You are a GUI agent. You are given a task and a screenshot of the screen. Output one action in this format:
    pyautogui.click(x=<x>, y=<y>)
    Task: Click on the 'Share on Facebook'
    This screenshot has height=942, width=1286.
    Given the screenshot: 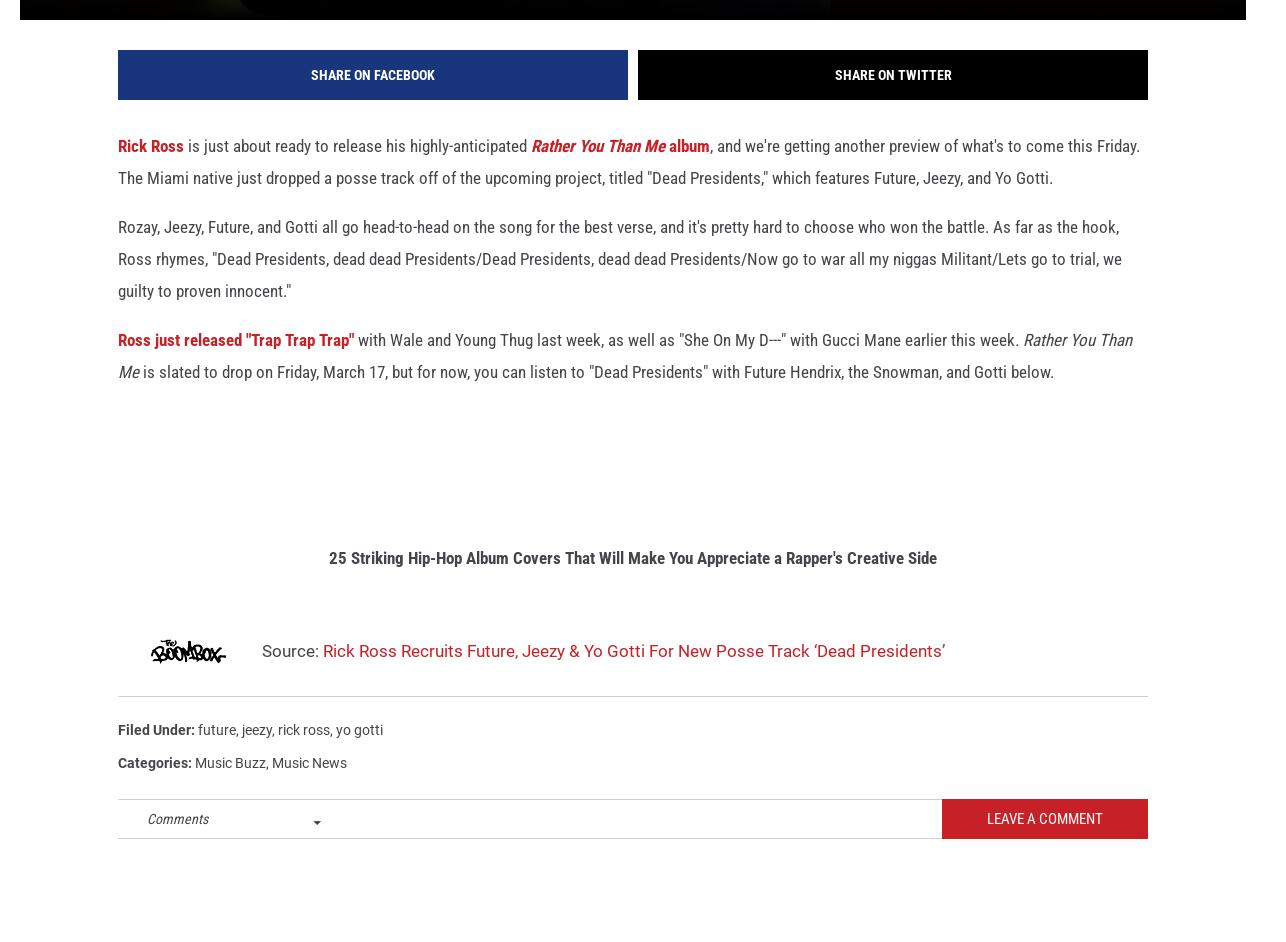 What is the action you would take?
    pyautogui.click(x=371, y=102)
    